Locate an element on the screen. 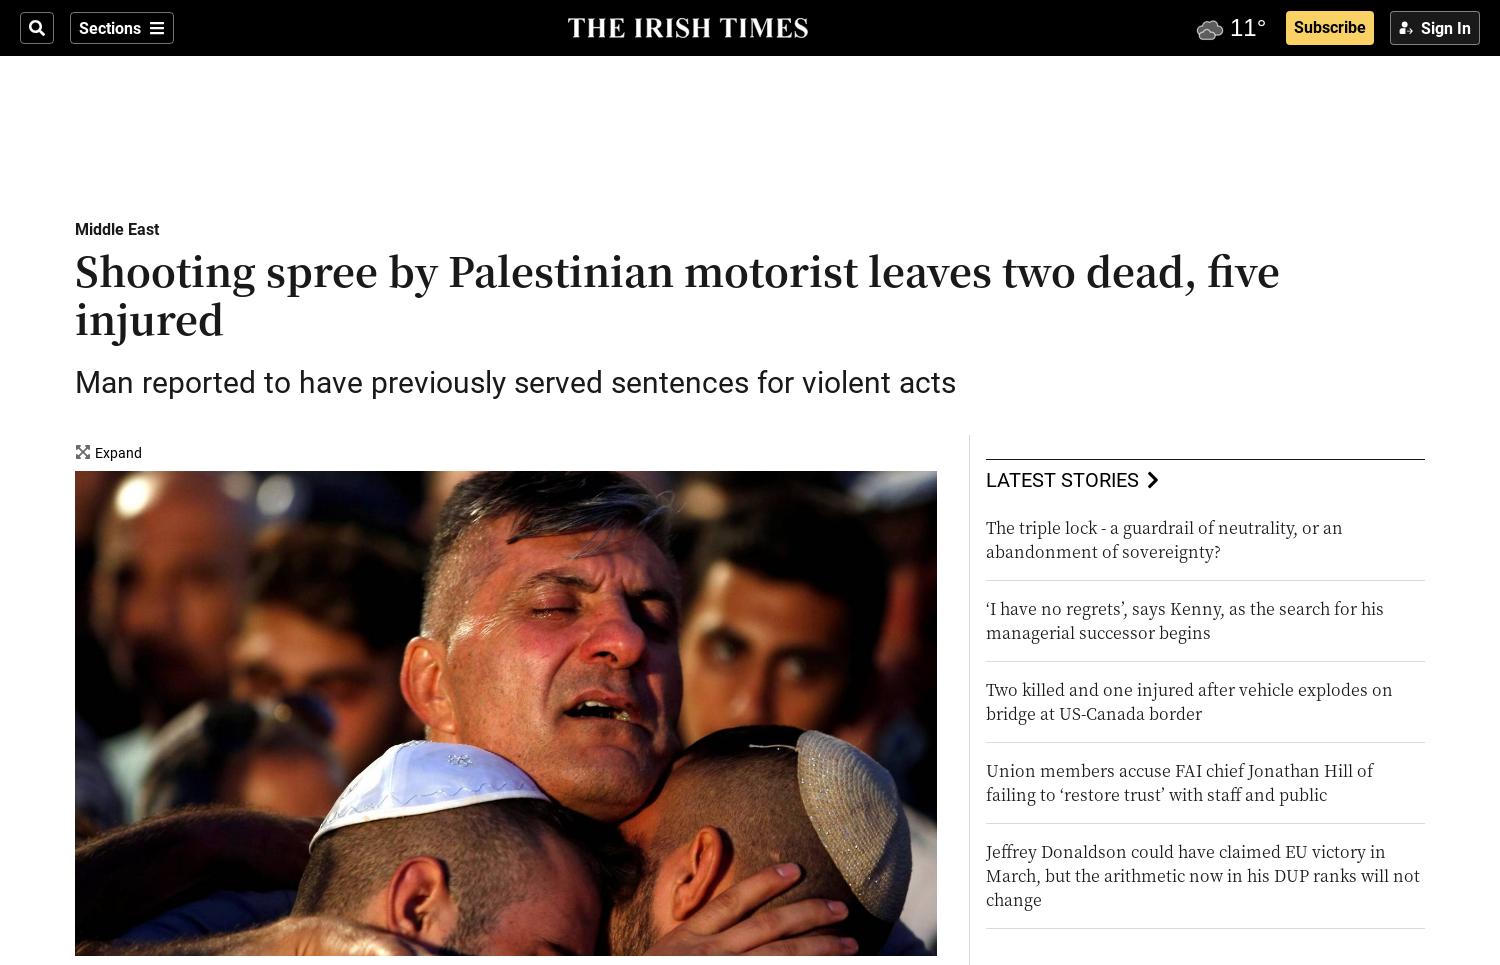 The width and height of the screenshot is (1500, 965). 'LATEST STORIES' is located at coordinates (1061, 478).